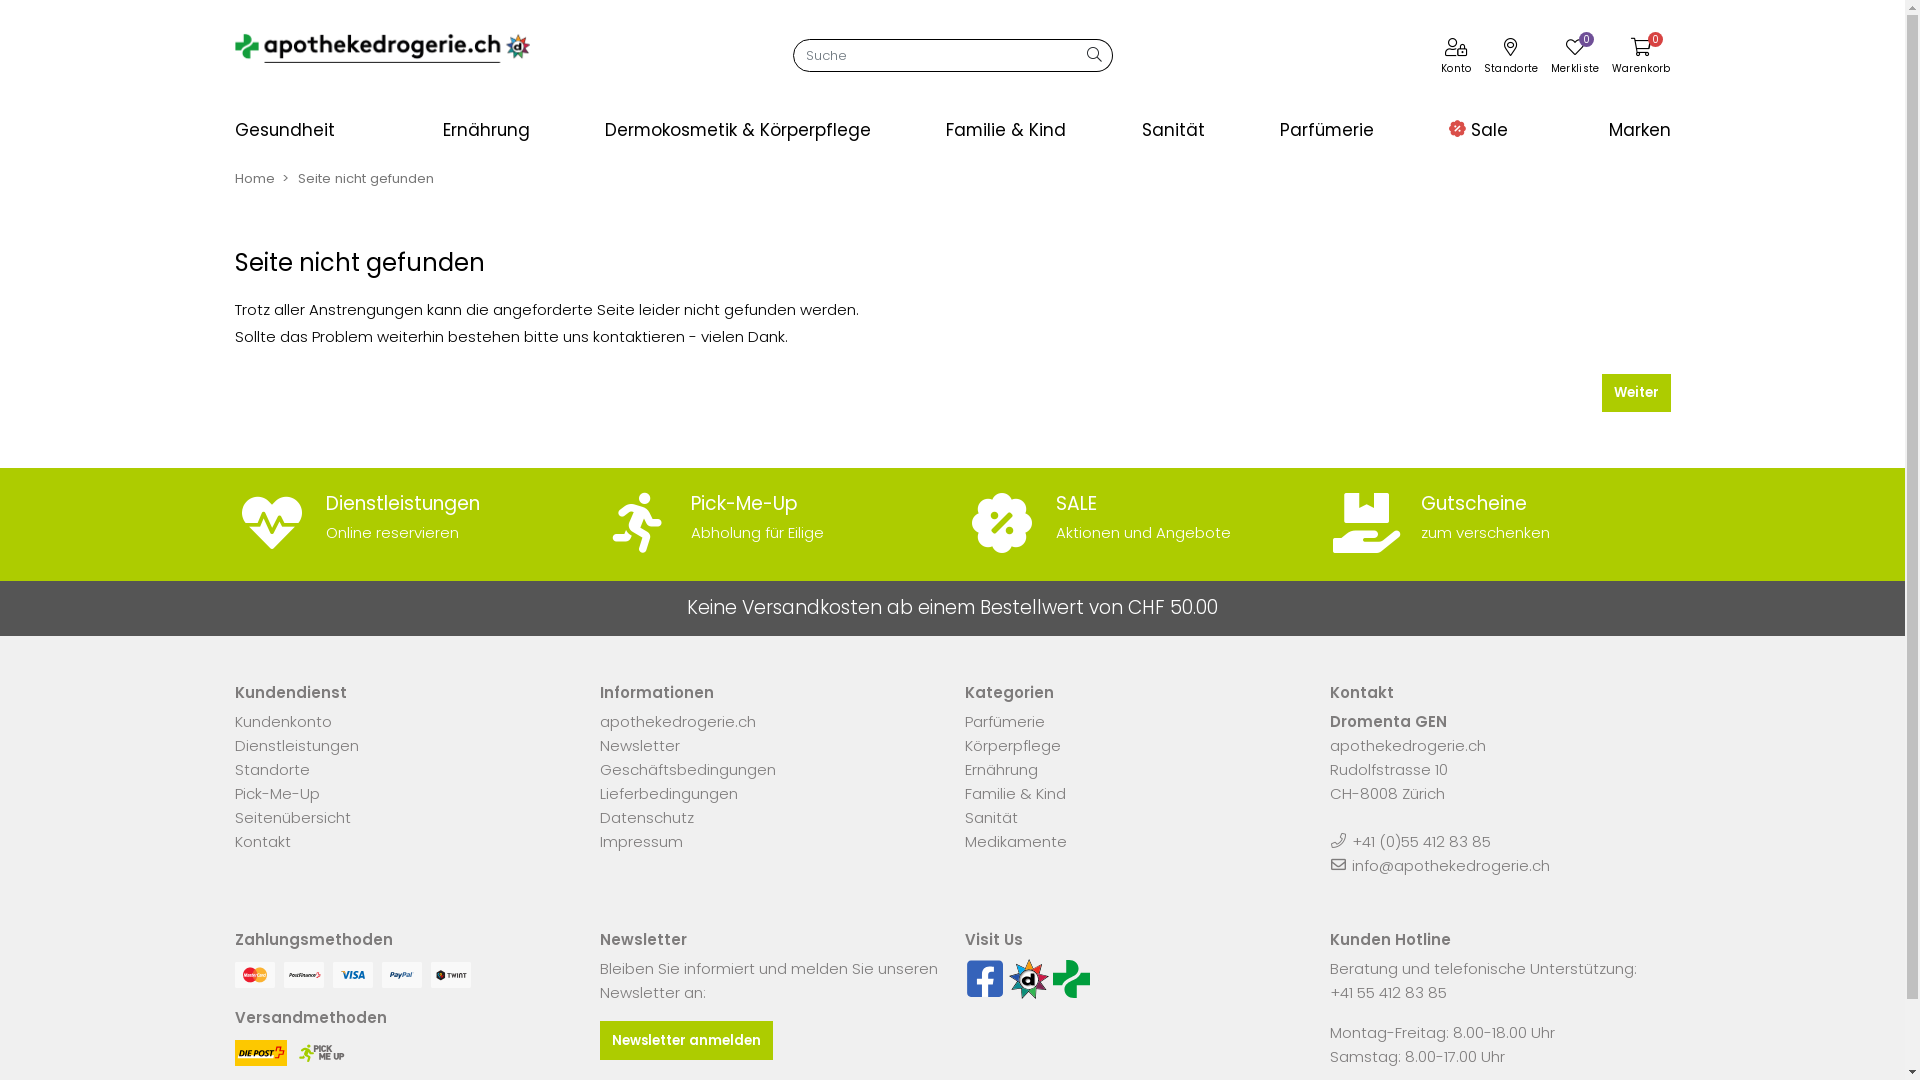 Image resolution: width=1920 pixels, height=1080 pixels. Describe the element at coordinates (1574, 57) in the screenshot. I see `'0` at that location.